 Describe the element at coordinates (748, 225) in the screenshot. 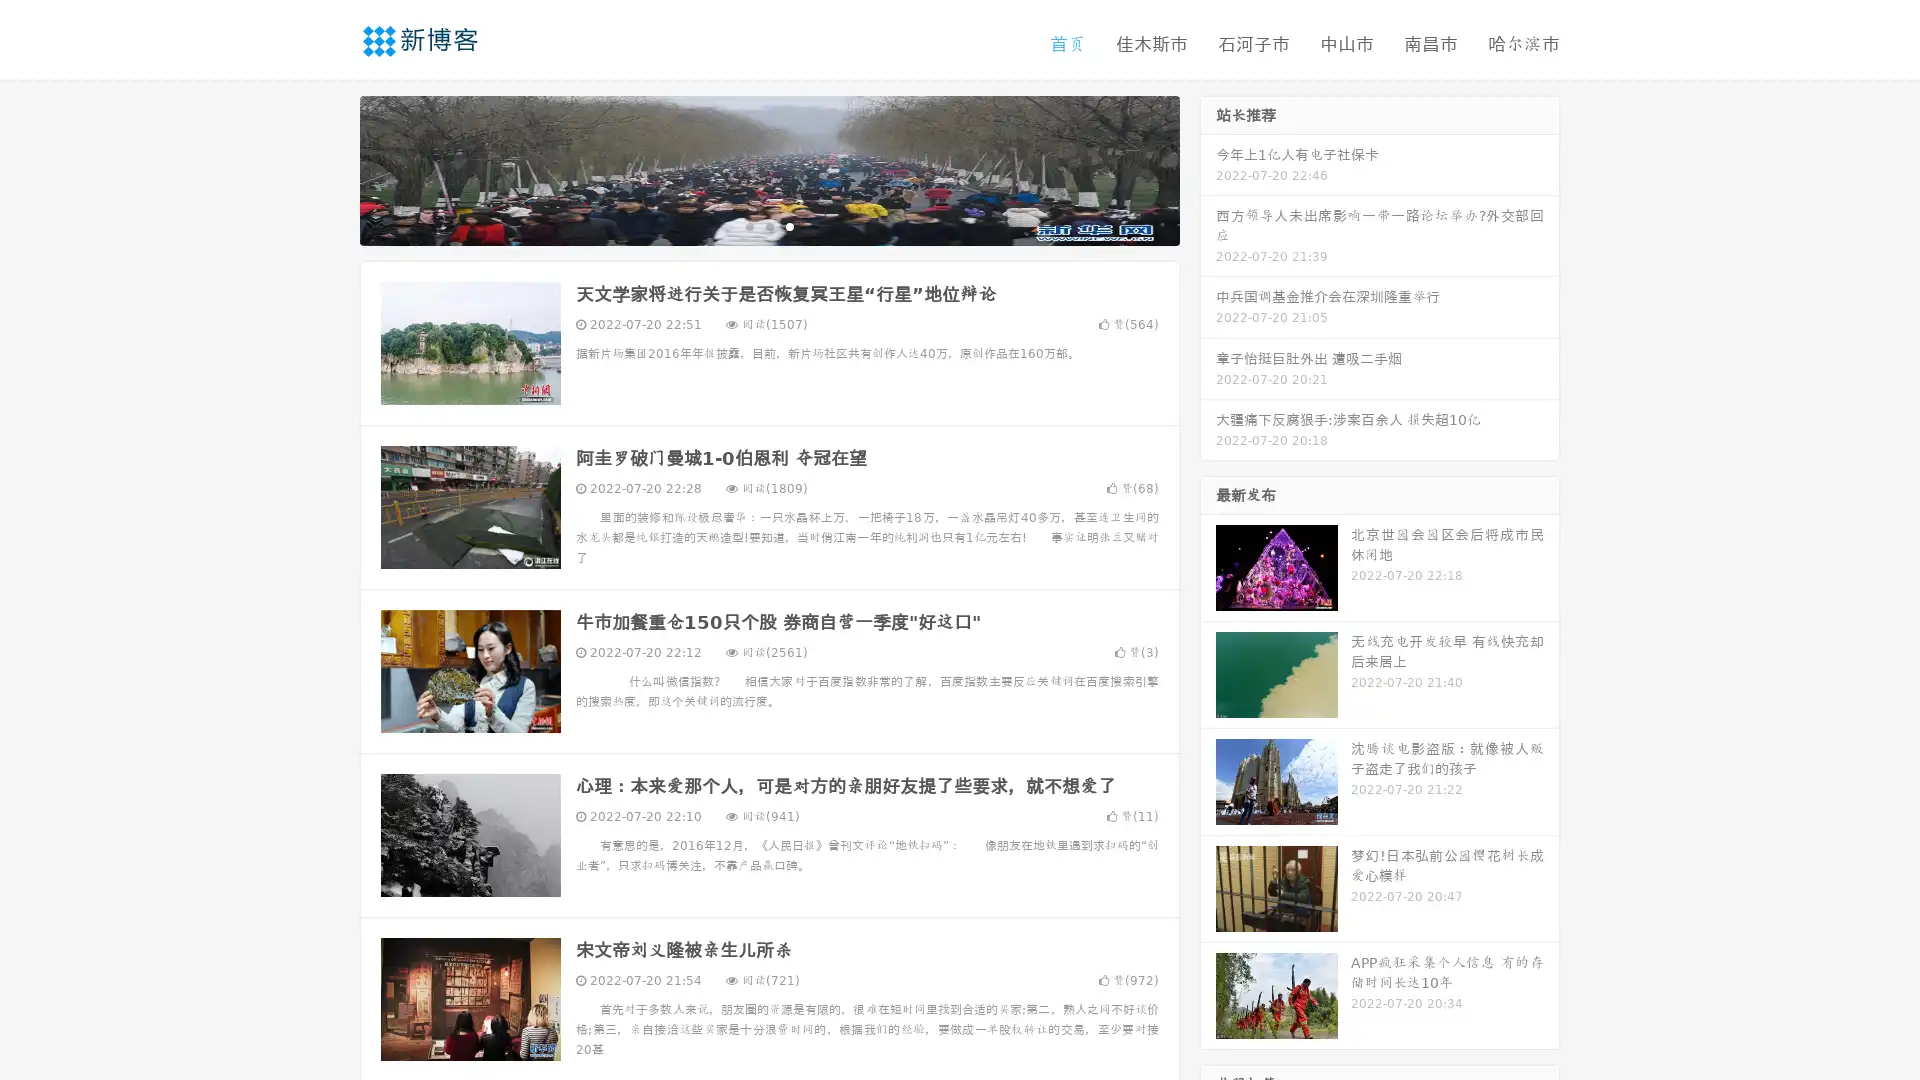

I see `Go to slide 1` at that location.